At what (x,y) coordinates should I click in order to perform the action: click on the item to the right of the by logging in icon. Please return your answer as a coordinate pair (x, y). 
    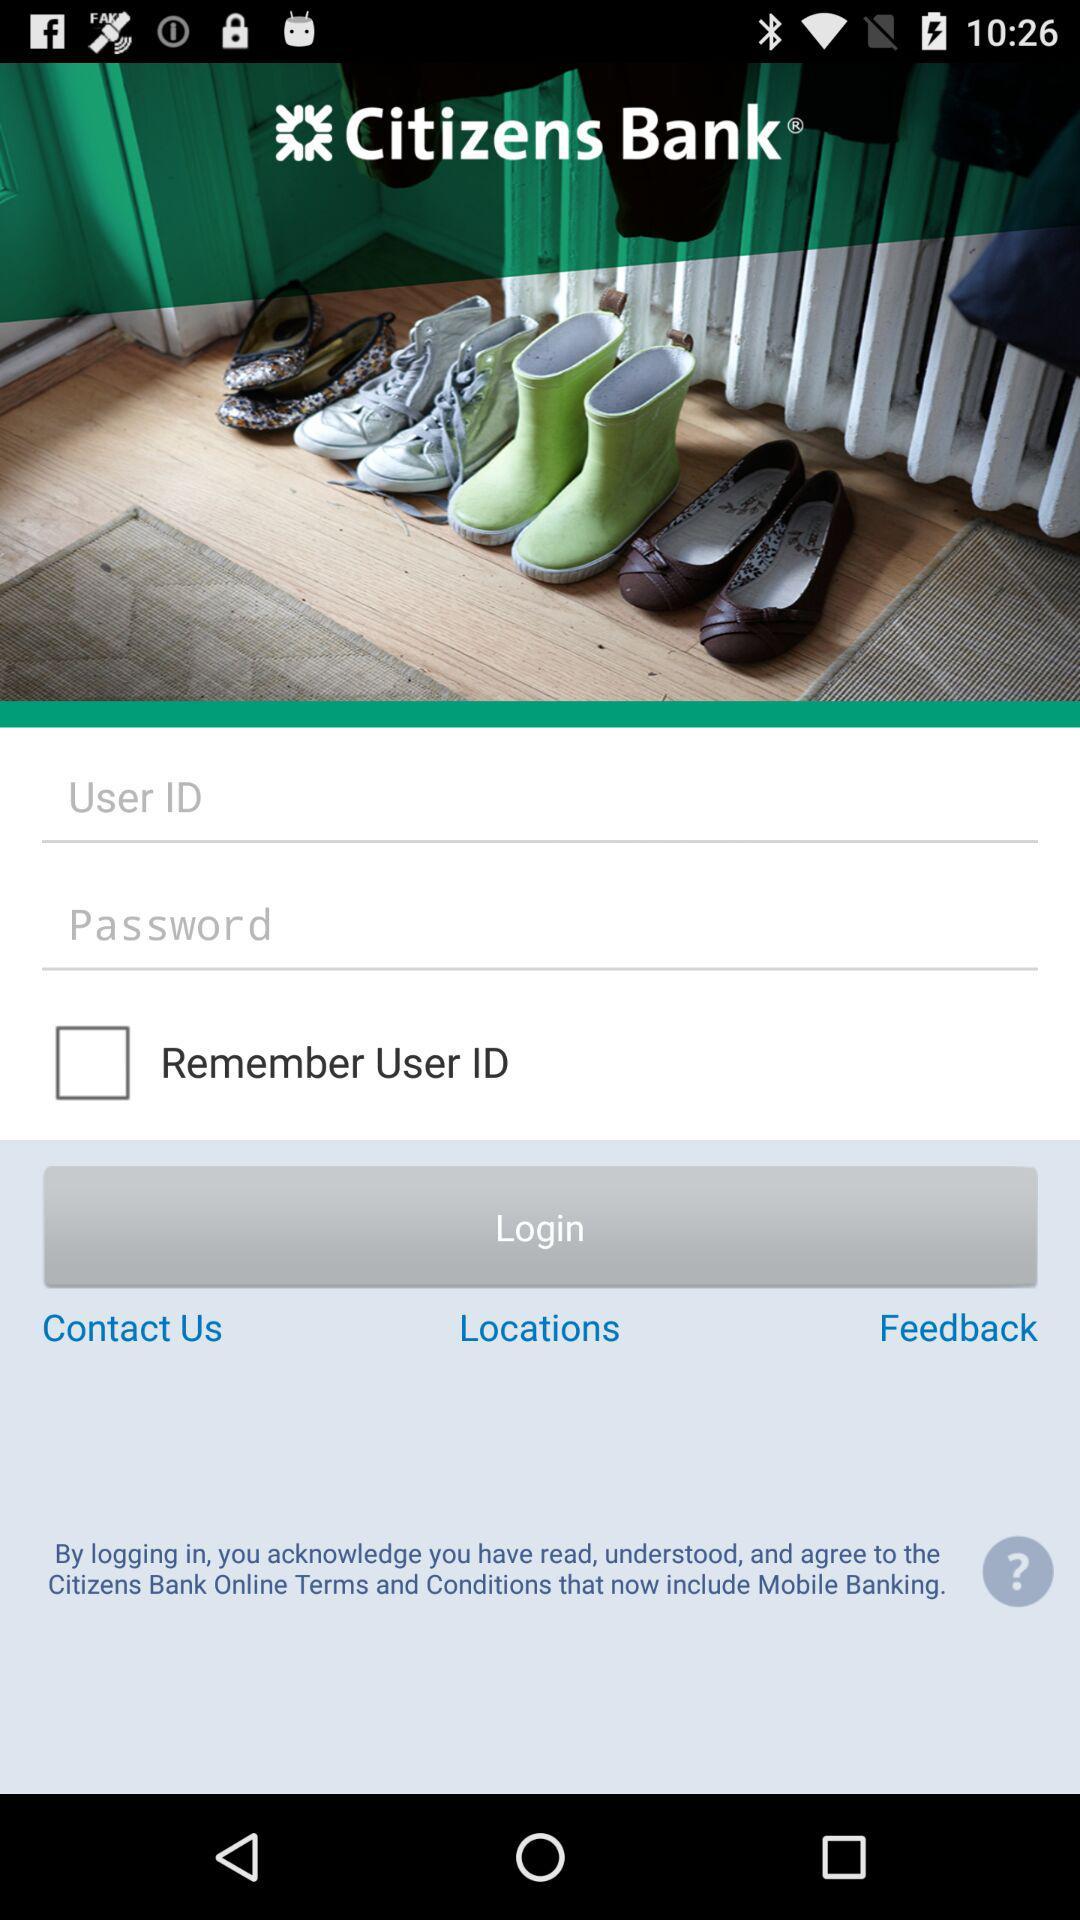
    Looking at the image, I should click on (1017, 1570).